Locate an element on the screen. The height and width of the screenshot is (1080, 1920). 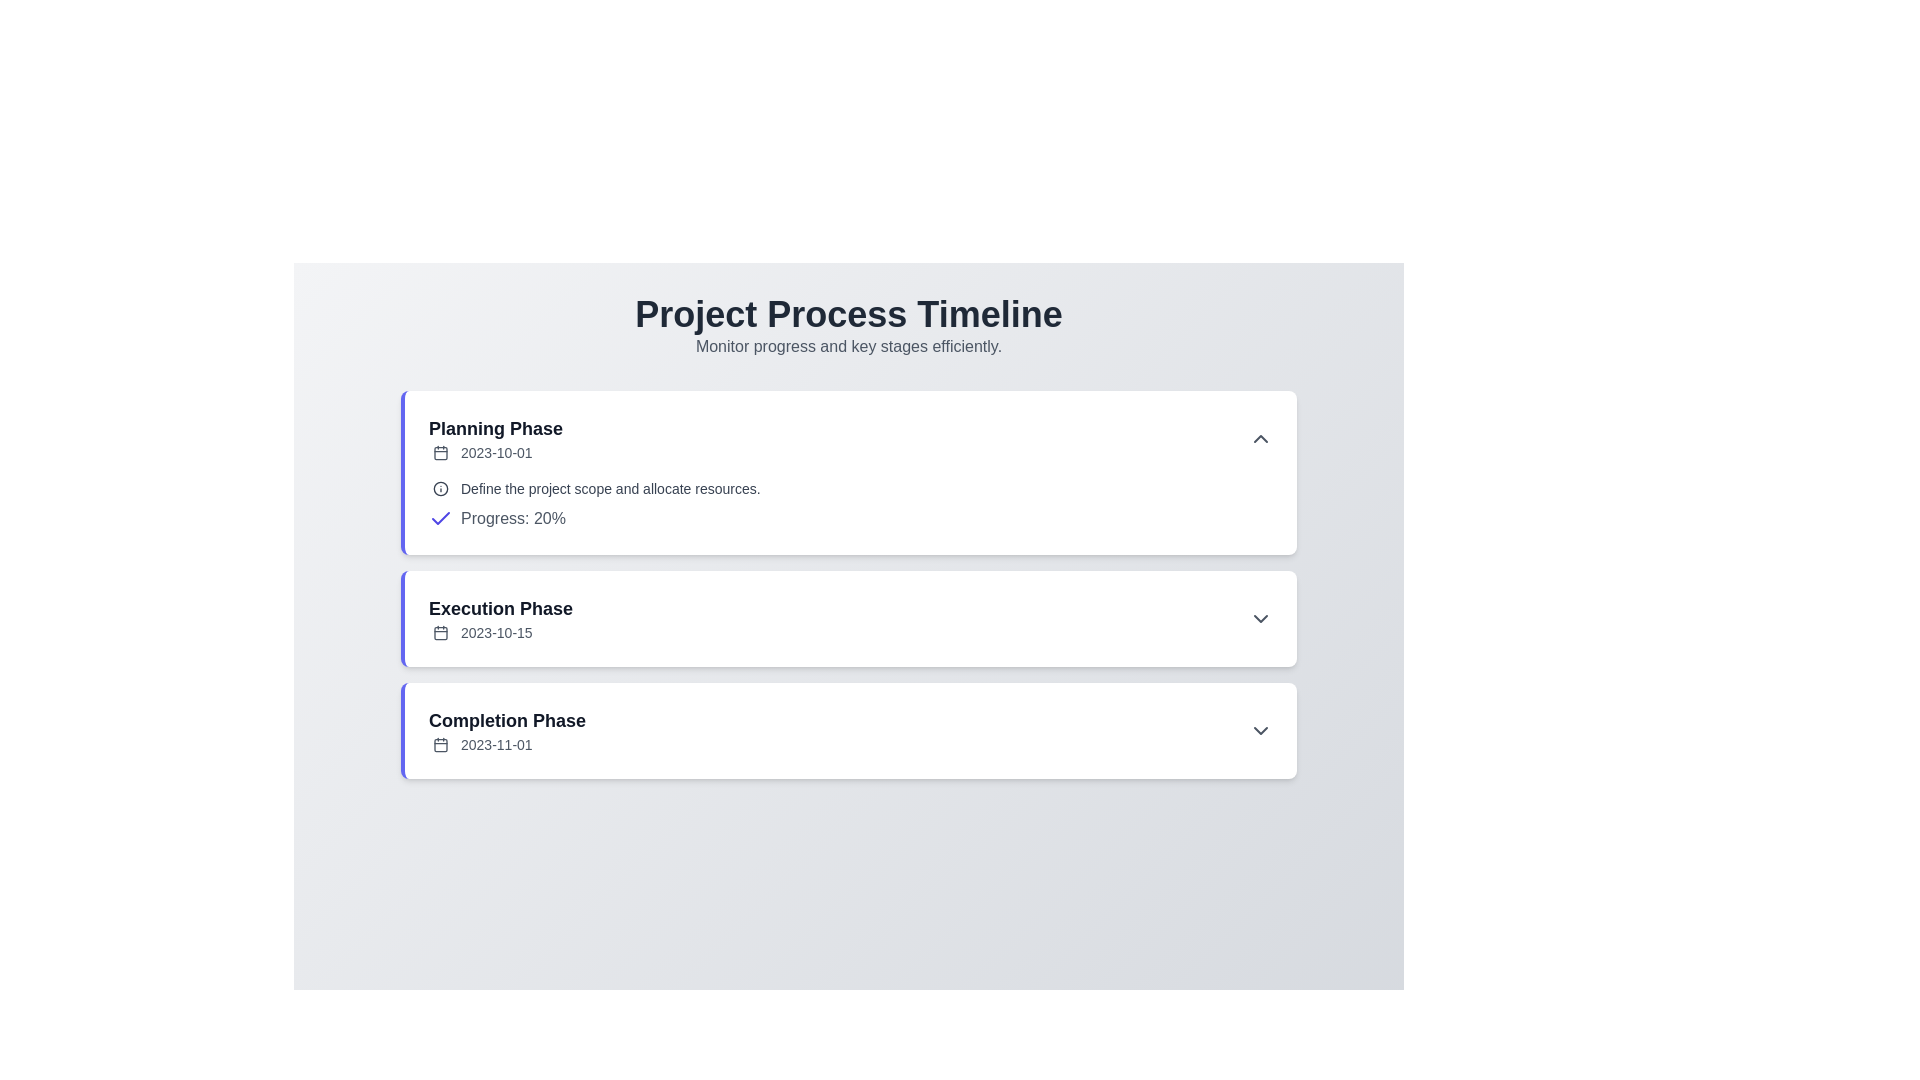
the Text Label with Icon that displays the date associated with the 'Execution Phase' located directly below the title 'Execution Phase' in the middle card of the page is located at coordinates (501, 632).